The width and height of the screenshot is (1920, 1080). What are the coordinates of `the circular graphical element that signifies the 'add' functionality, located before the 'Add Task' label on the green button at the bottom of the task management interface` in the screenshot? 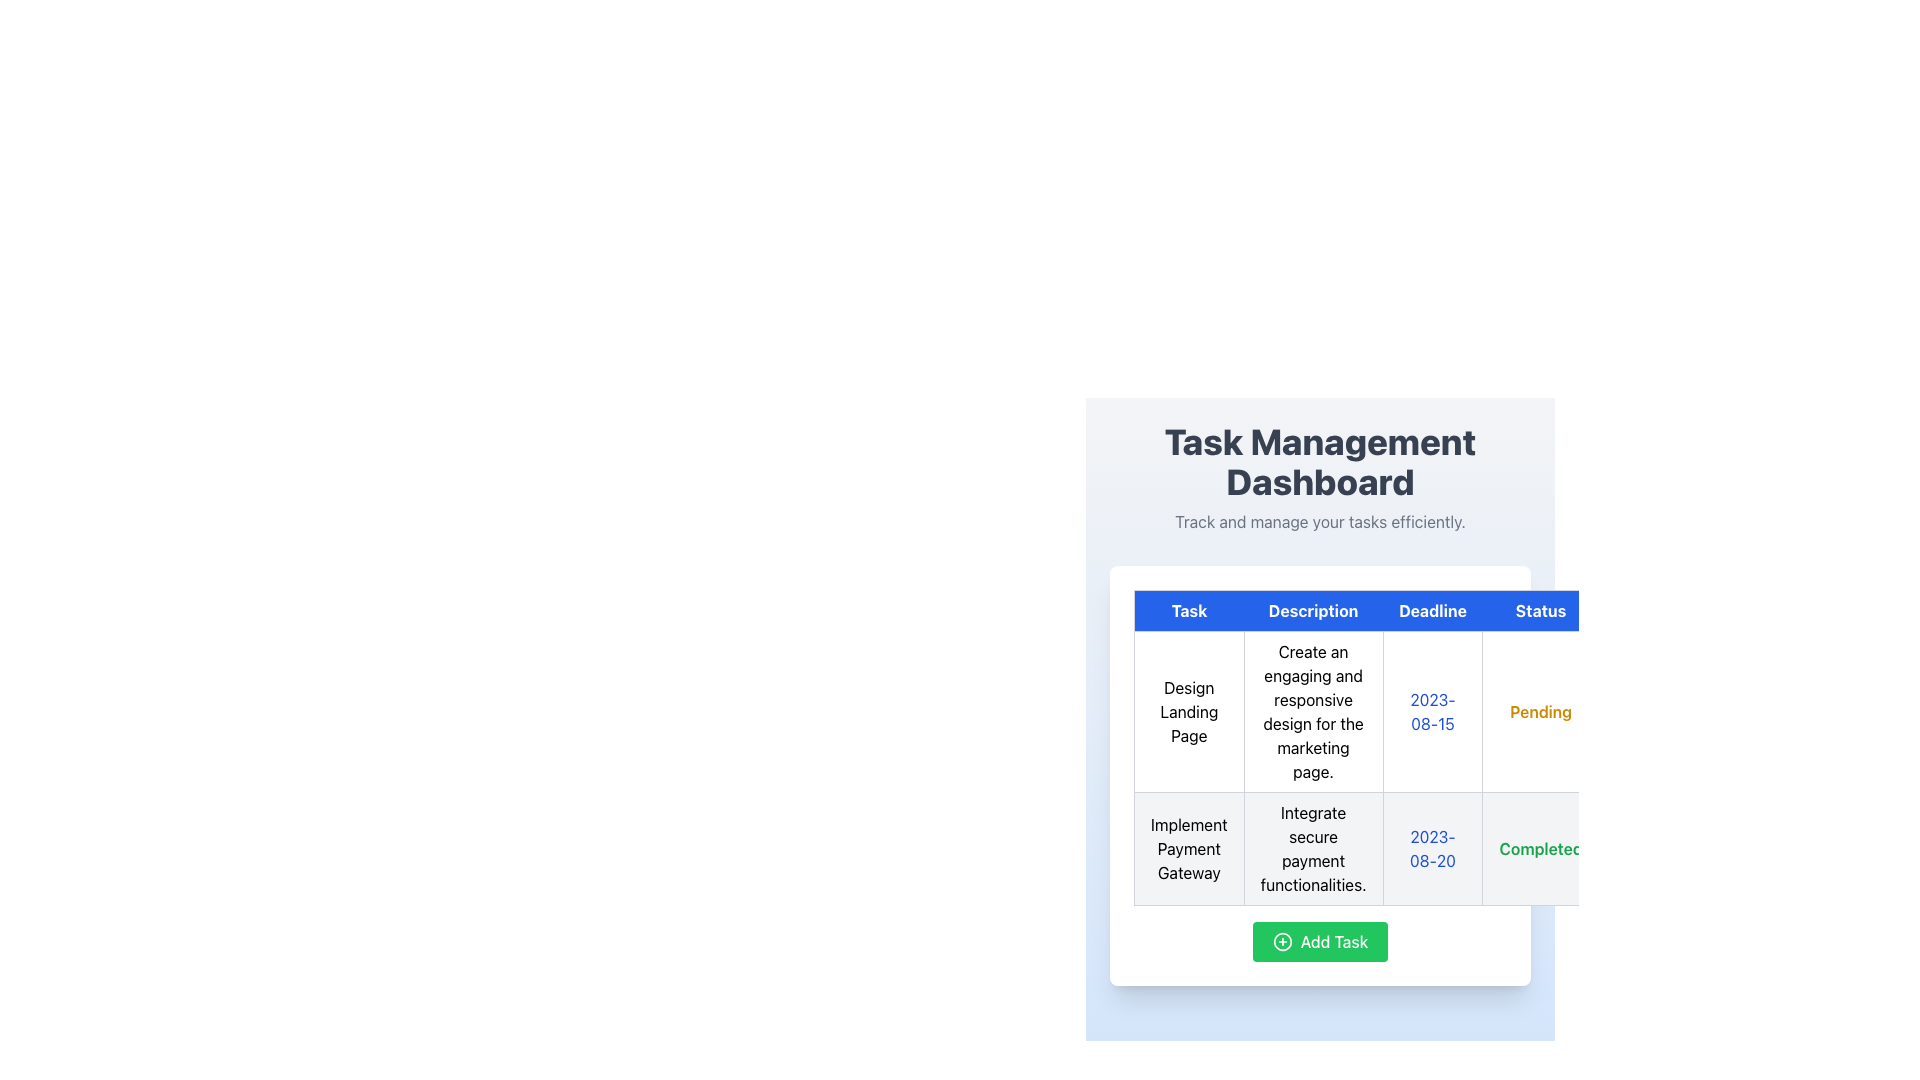 It's located at (1282, 941).